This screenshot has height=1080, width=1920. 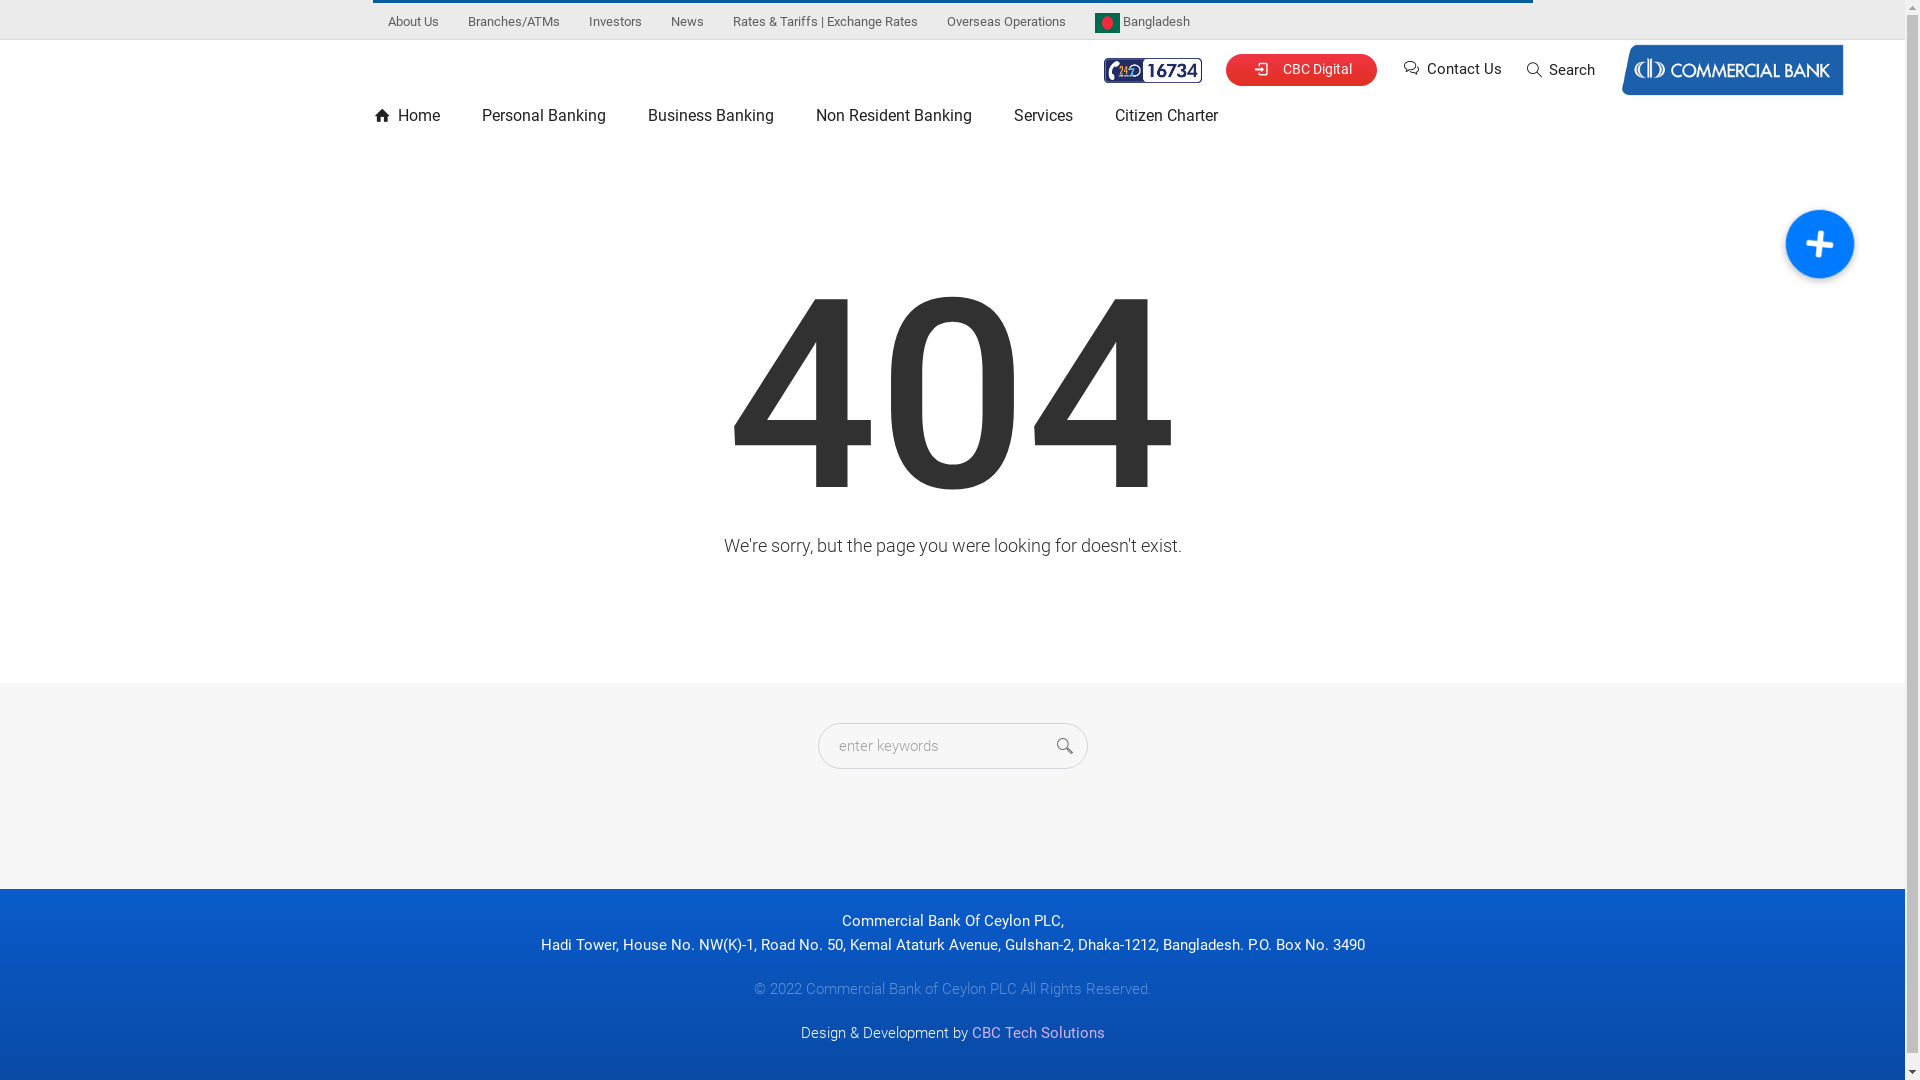 I want to click on 'Personal Banking', so click(x=542, y=119).